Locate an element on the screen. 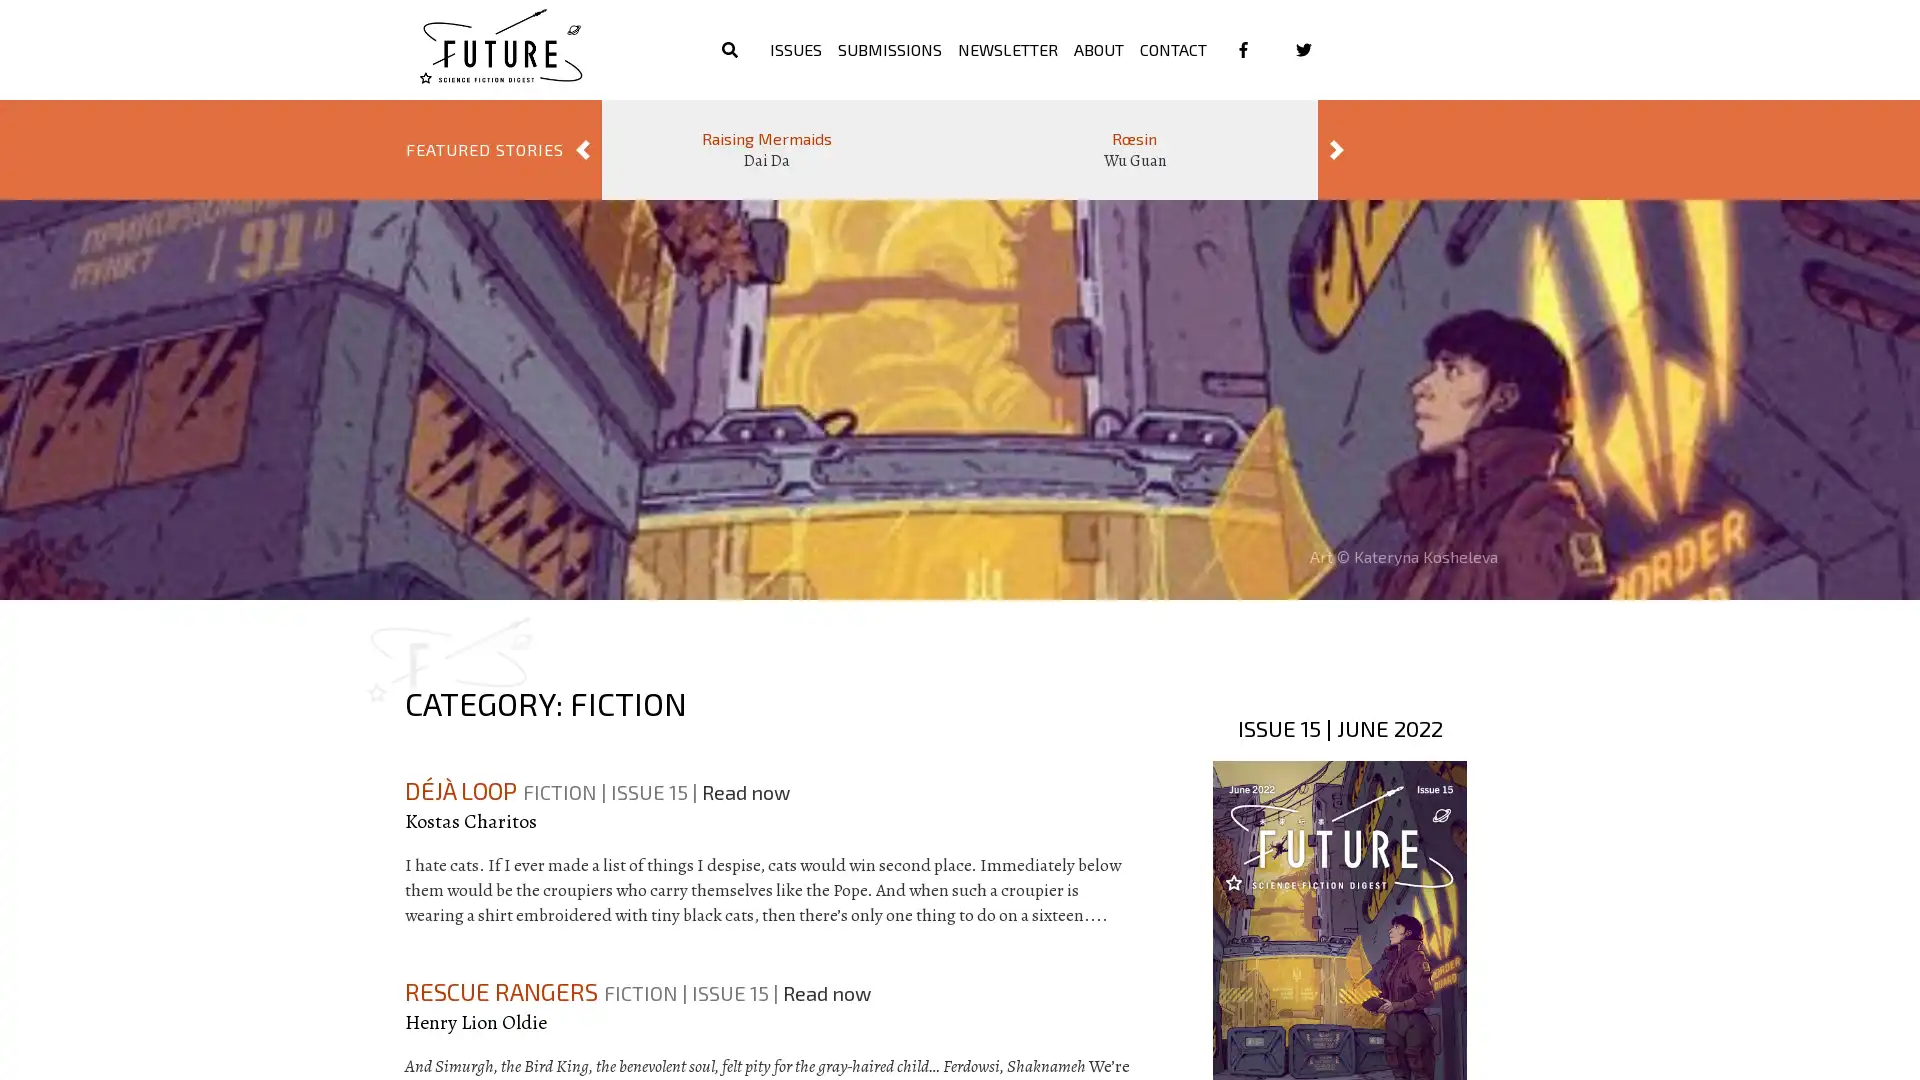  Previous is located at coordinates (581, 149).